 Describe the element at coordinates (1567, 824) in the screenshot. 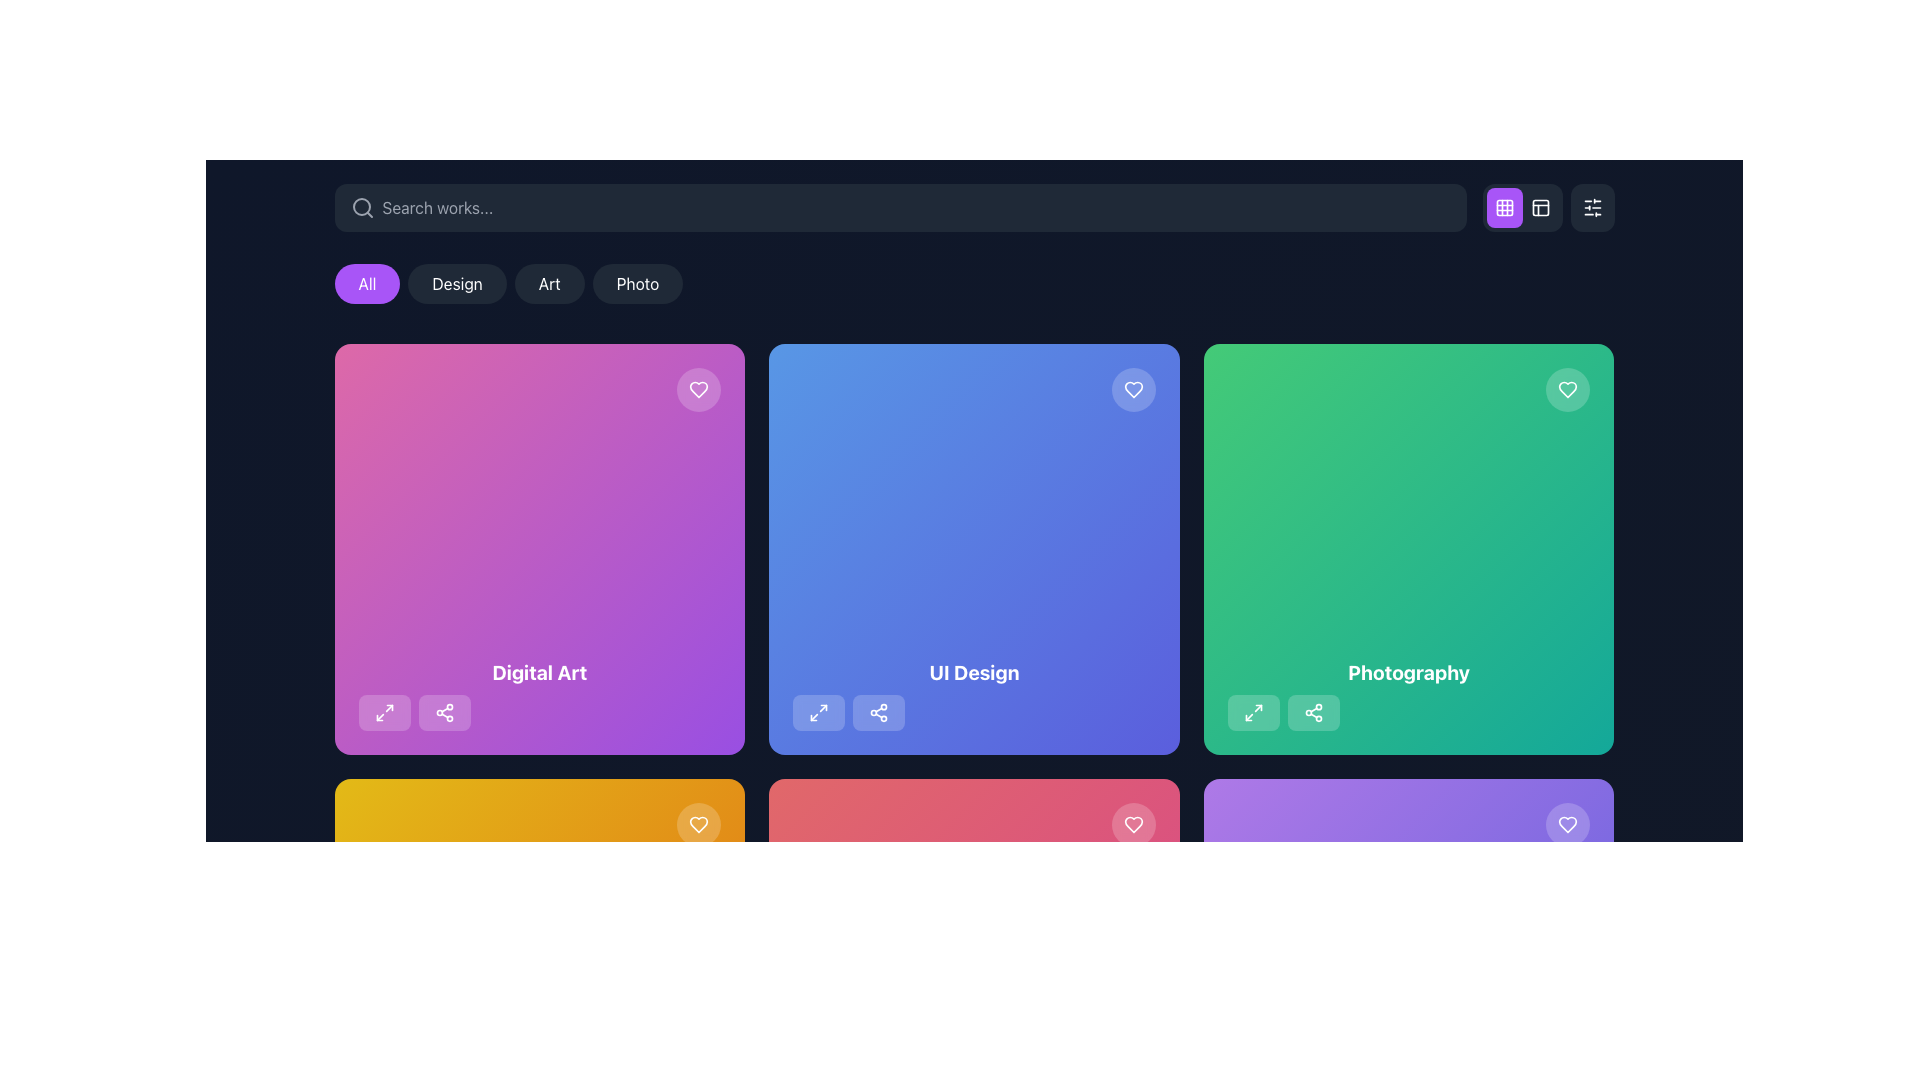

I see `the heart-shaped icon button filled with a gradient of colors located at the top-right corner of the green 'Photography' card` at that location.